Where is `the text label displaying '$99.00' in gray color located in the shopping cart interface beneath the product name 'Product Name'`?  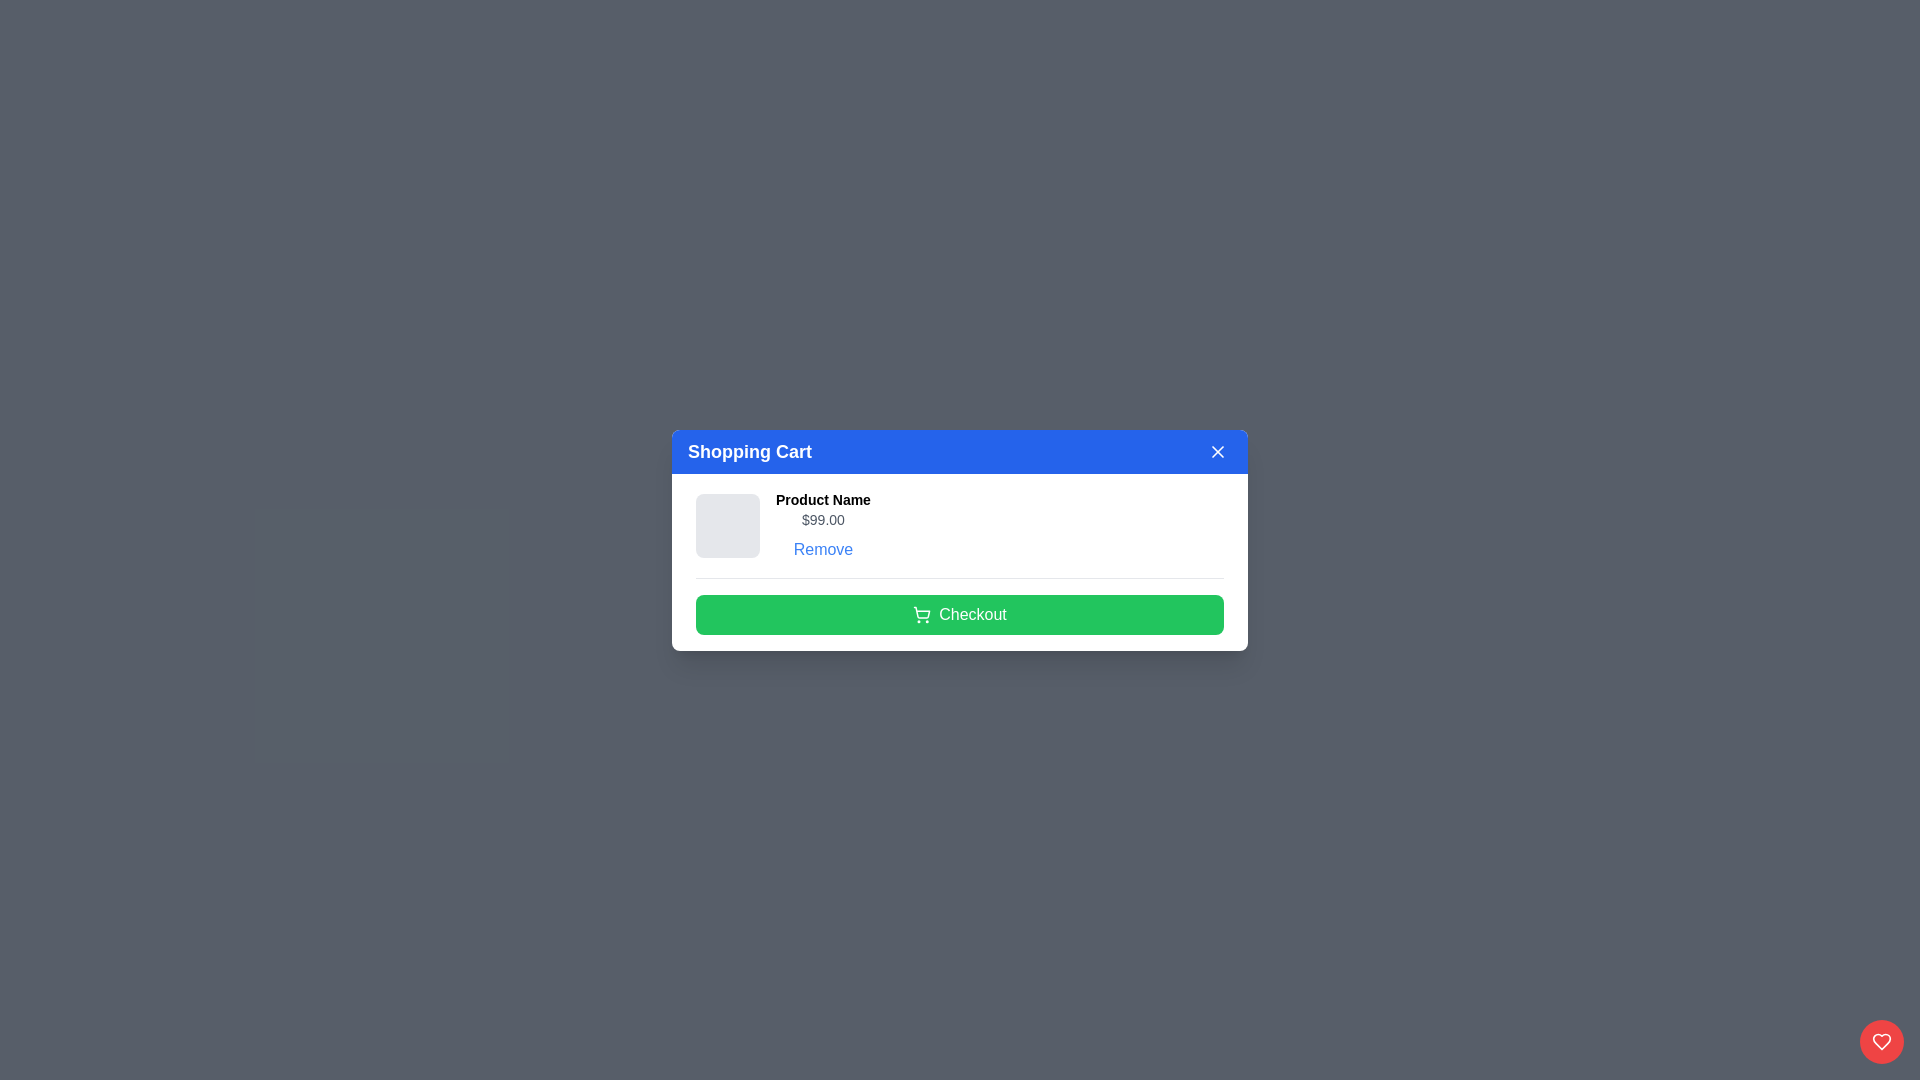 the text label displaying '$99.00' in gray color located in the shopping cart interface beneath the product name 'Product Name' is located at coordinates (823, 518).